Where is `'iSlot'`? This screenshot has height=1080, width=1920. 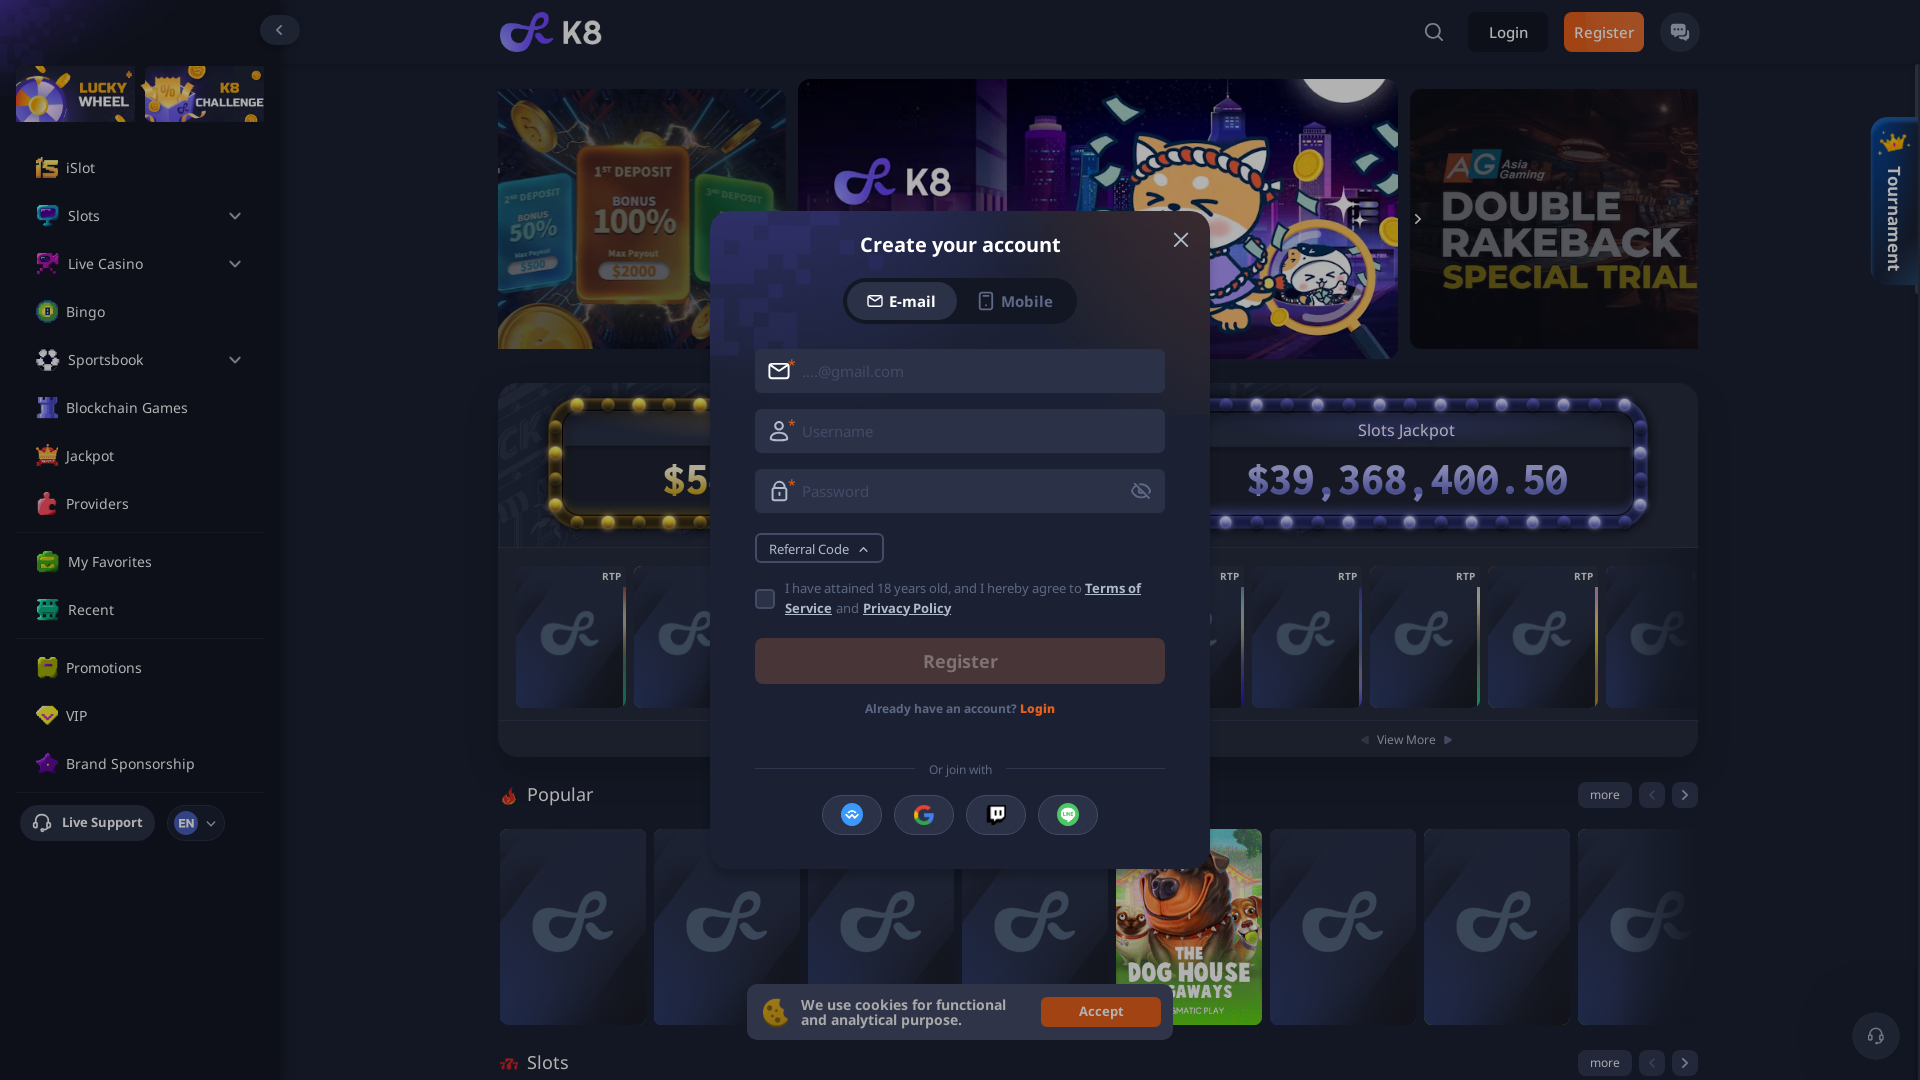 'iSlot' is located at coordinates (153, 167).